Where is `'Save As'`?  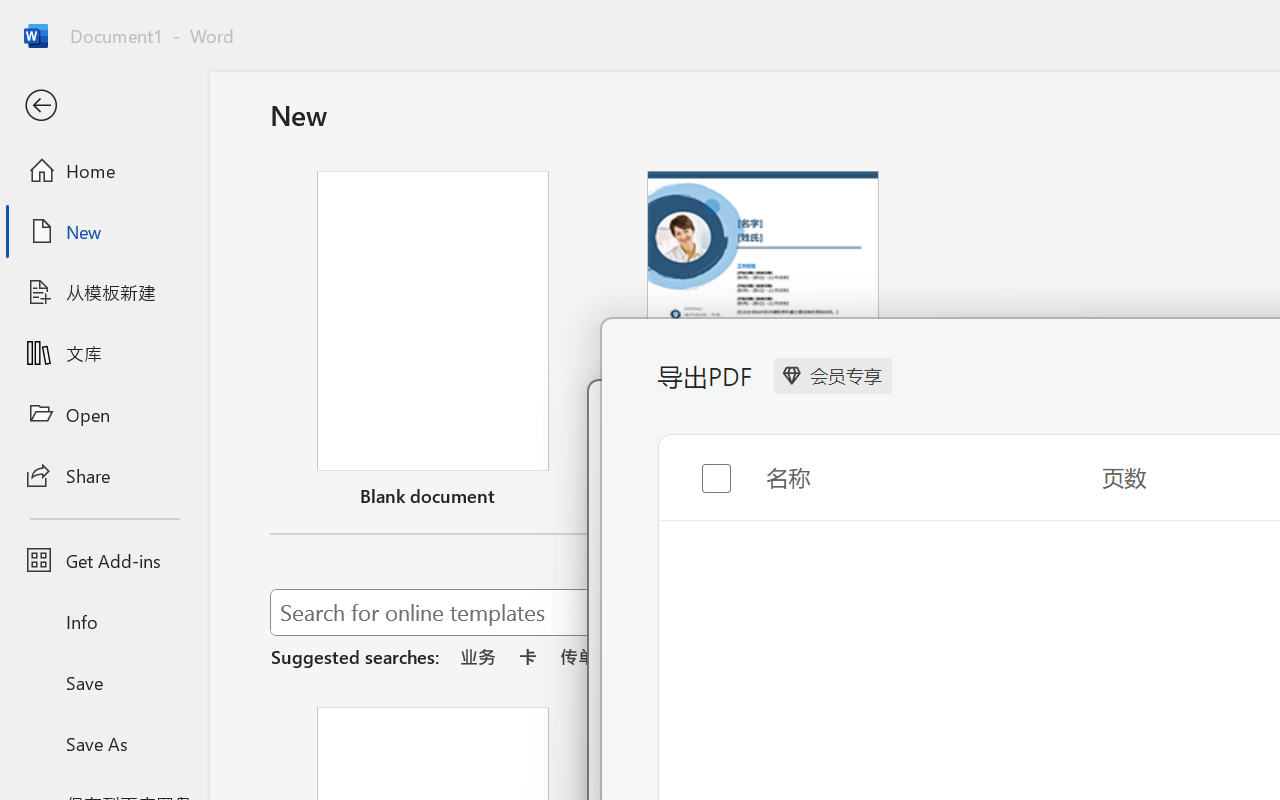 'Save As' is located at coordinates (103, 743).